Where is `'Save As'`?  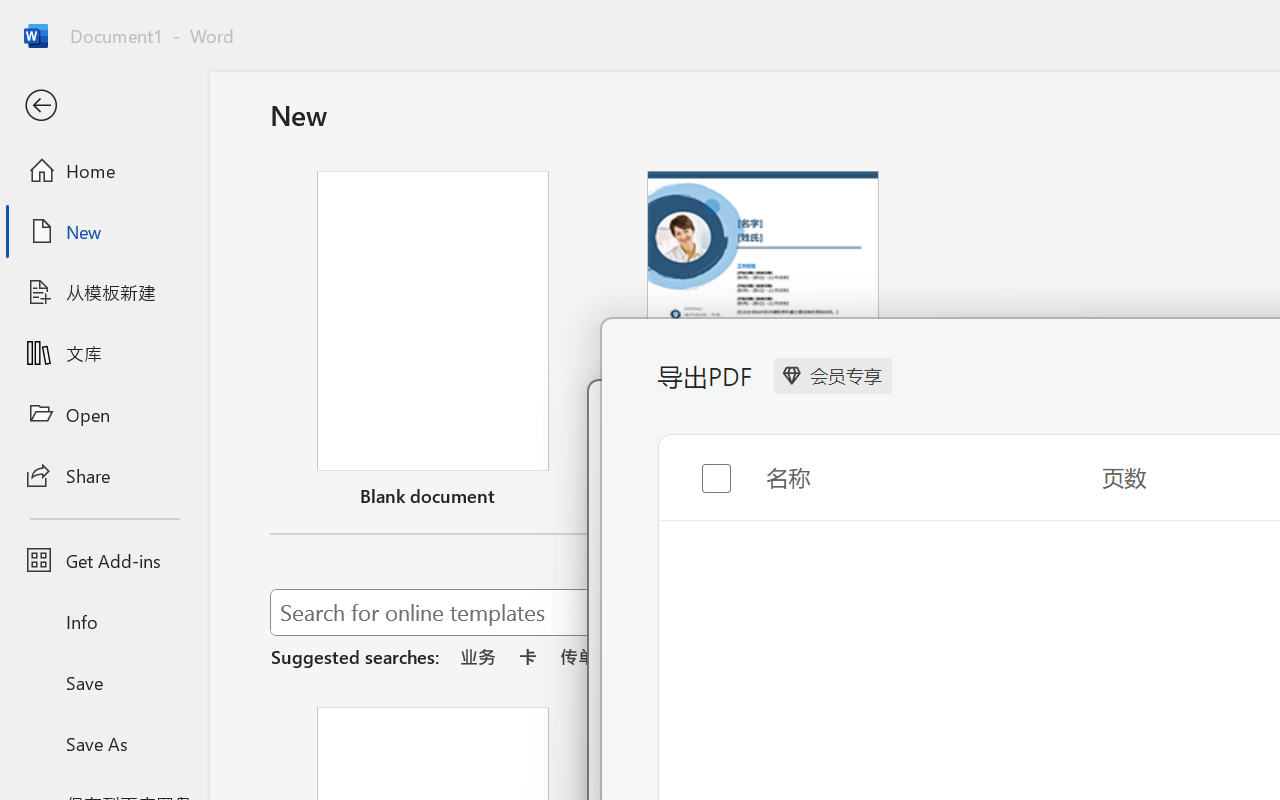 'Save As' is located at coordinates (103, 743).